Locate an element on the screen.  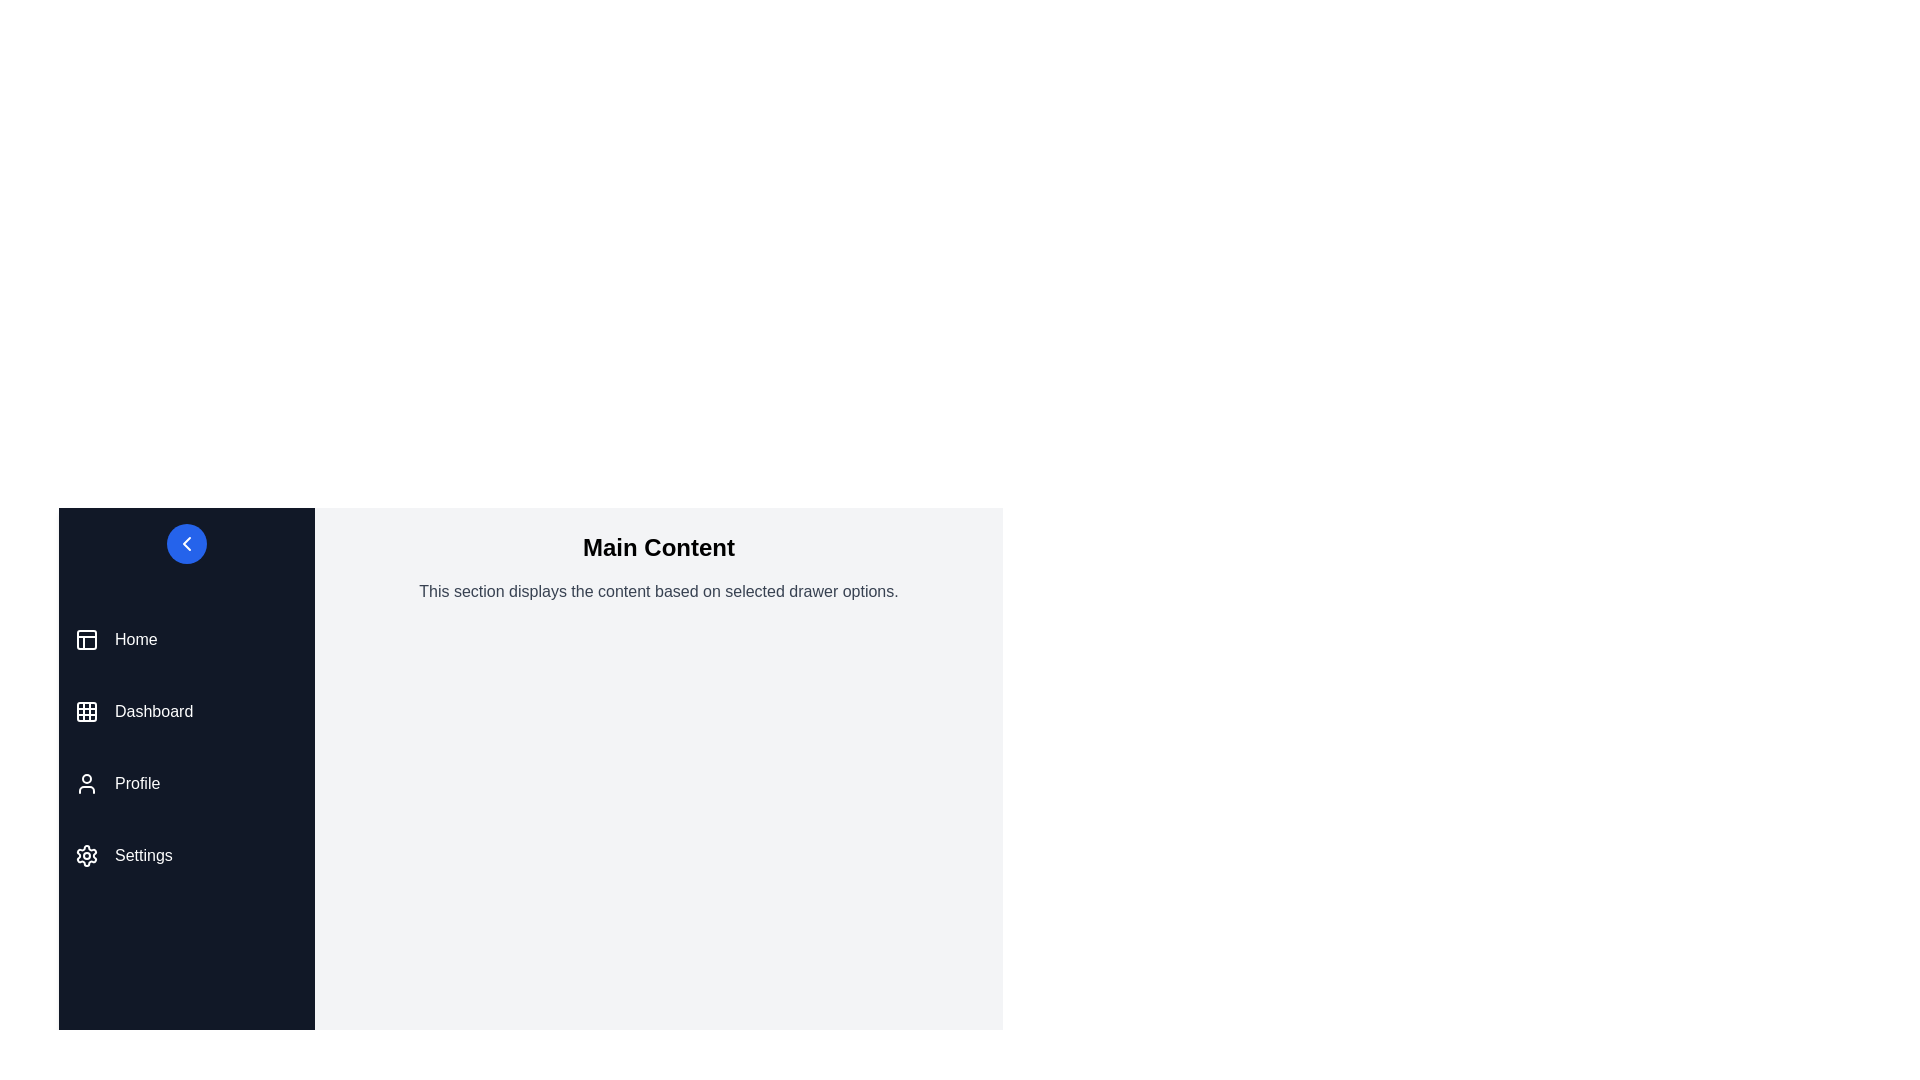
the menu item Profile from the drawer is located at coordinates (187, 782).